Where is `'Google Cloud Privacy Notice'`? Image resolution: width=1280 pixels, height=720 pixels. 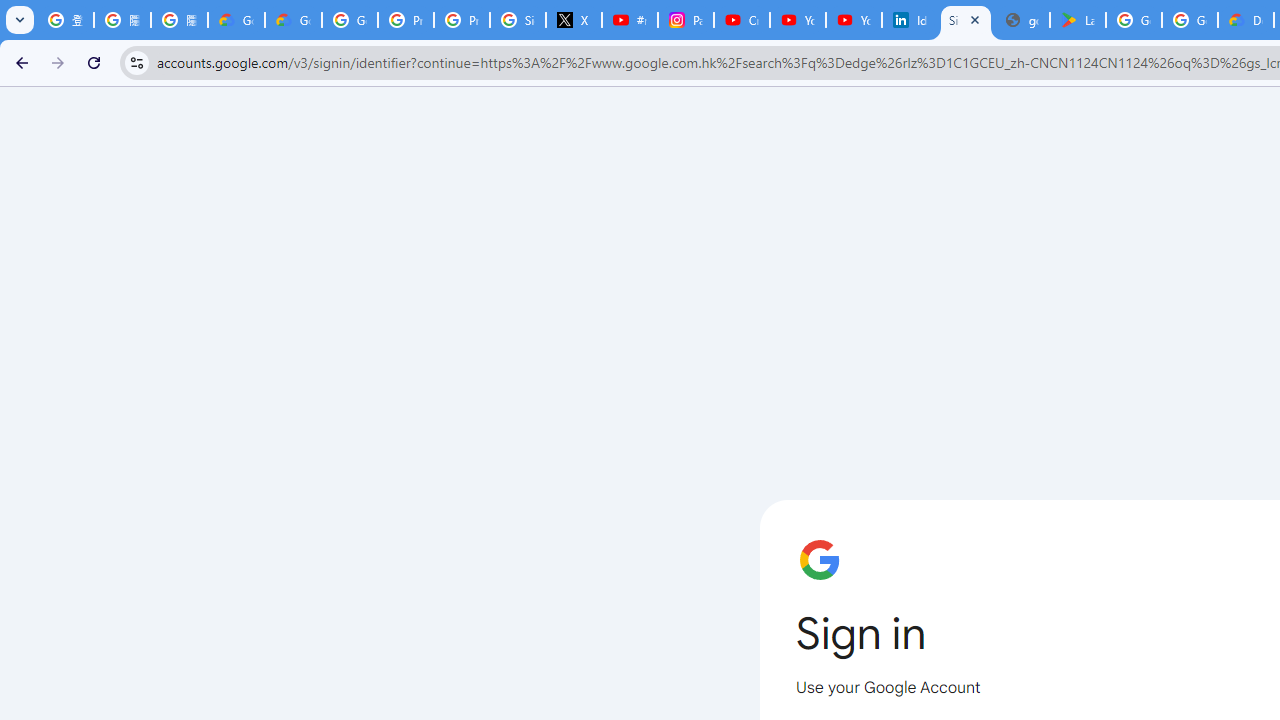 'Google Cloud Privacy Notice' is located at coordinates (236, 20).